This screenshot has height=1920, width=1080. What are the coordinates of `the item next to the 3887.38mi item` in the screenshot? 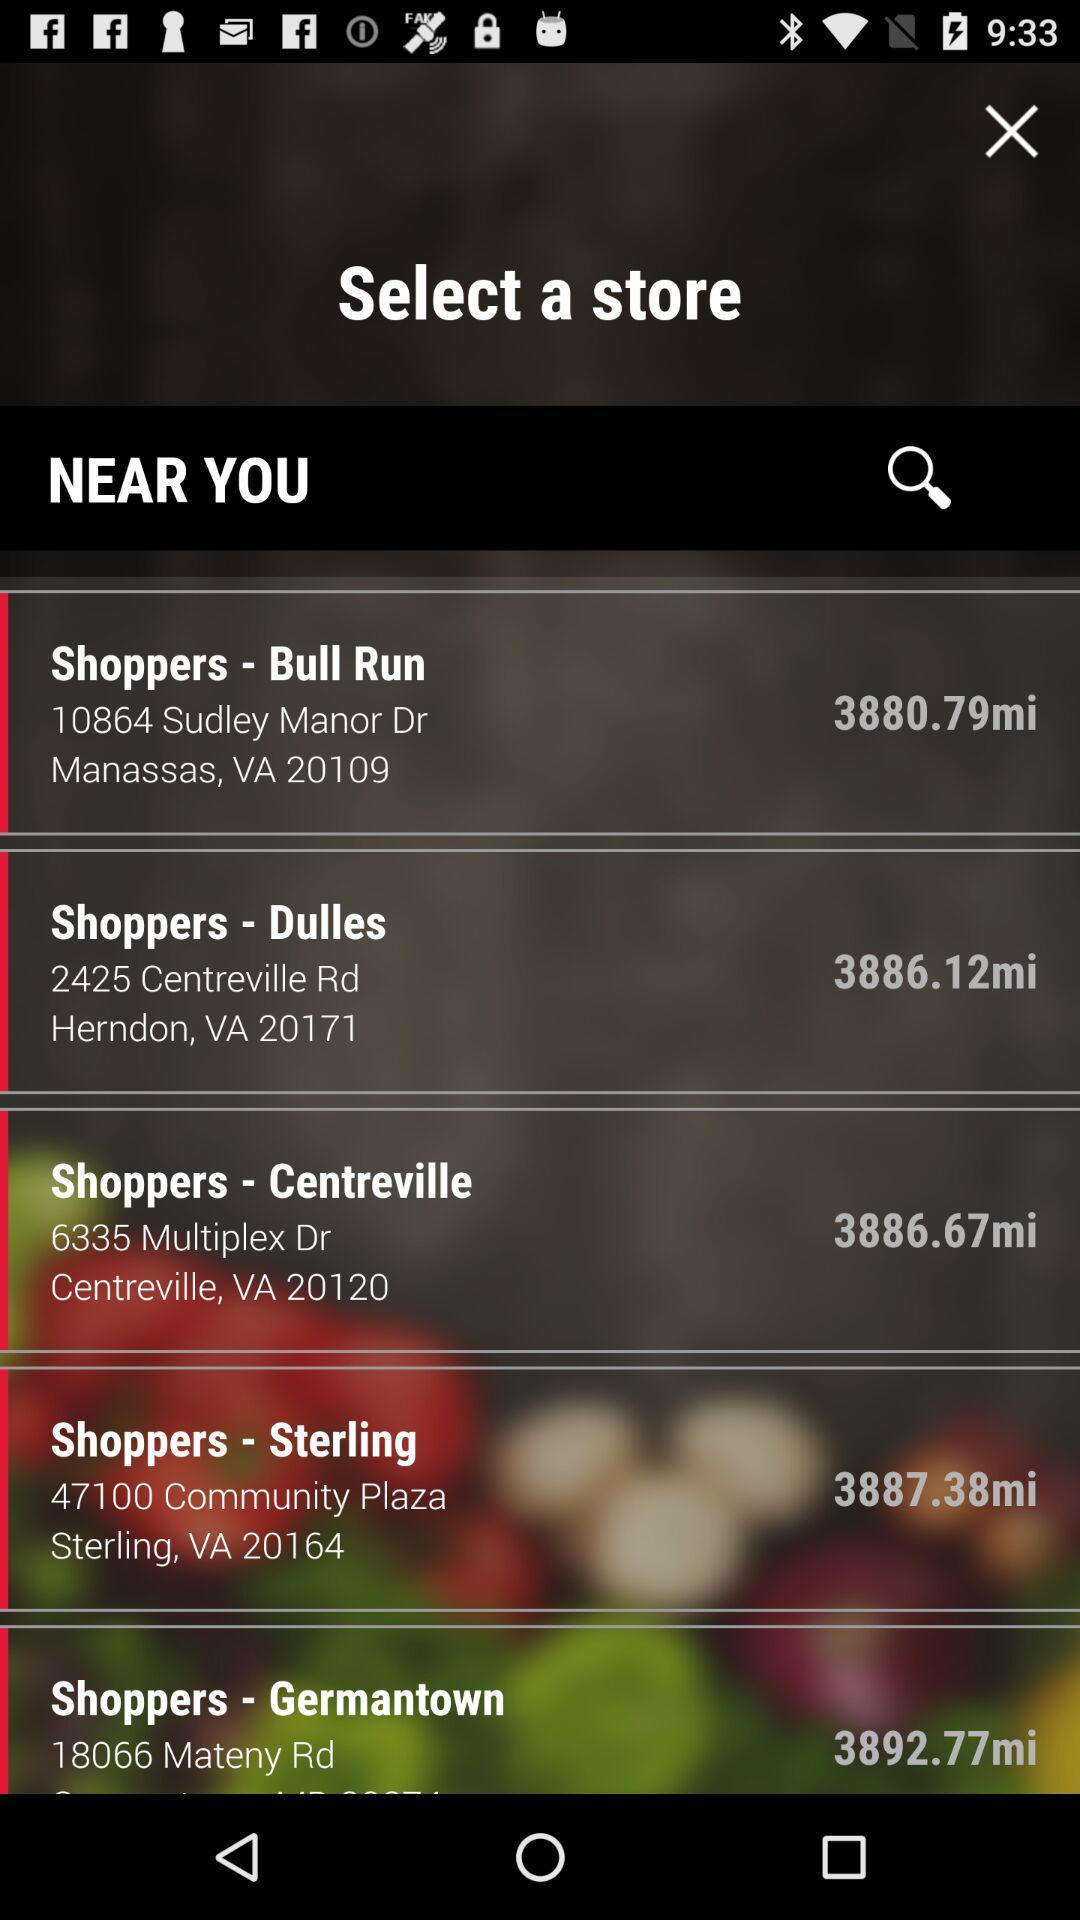 It's located at (440, 1494).